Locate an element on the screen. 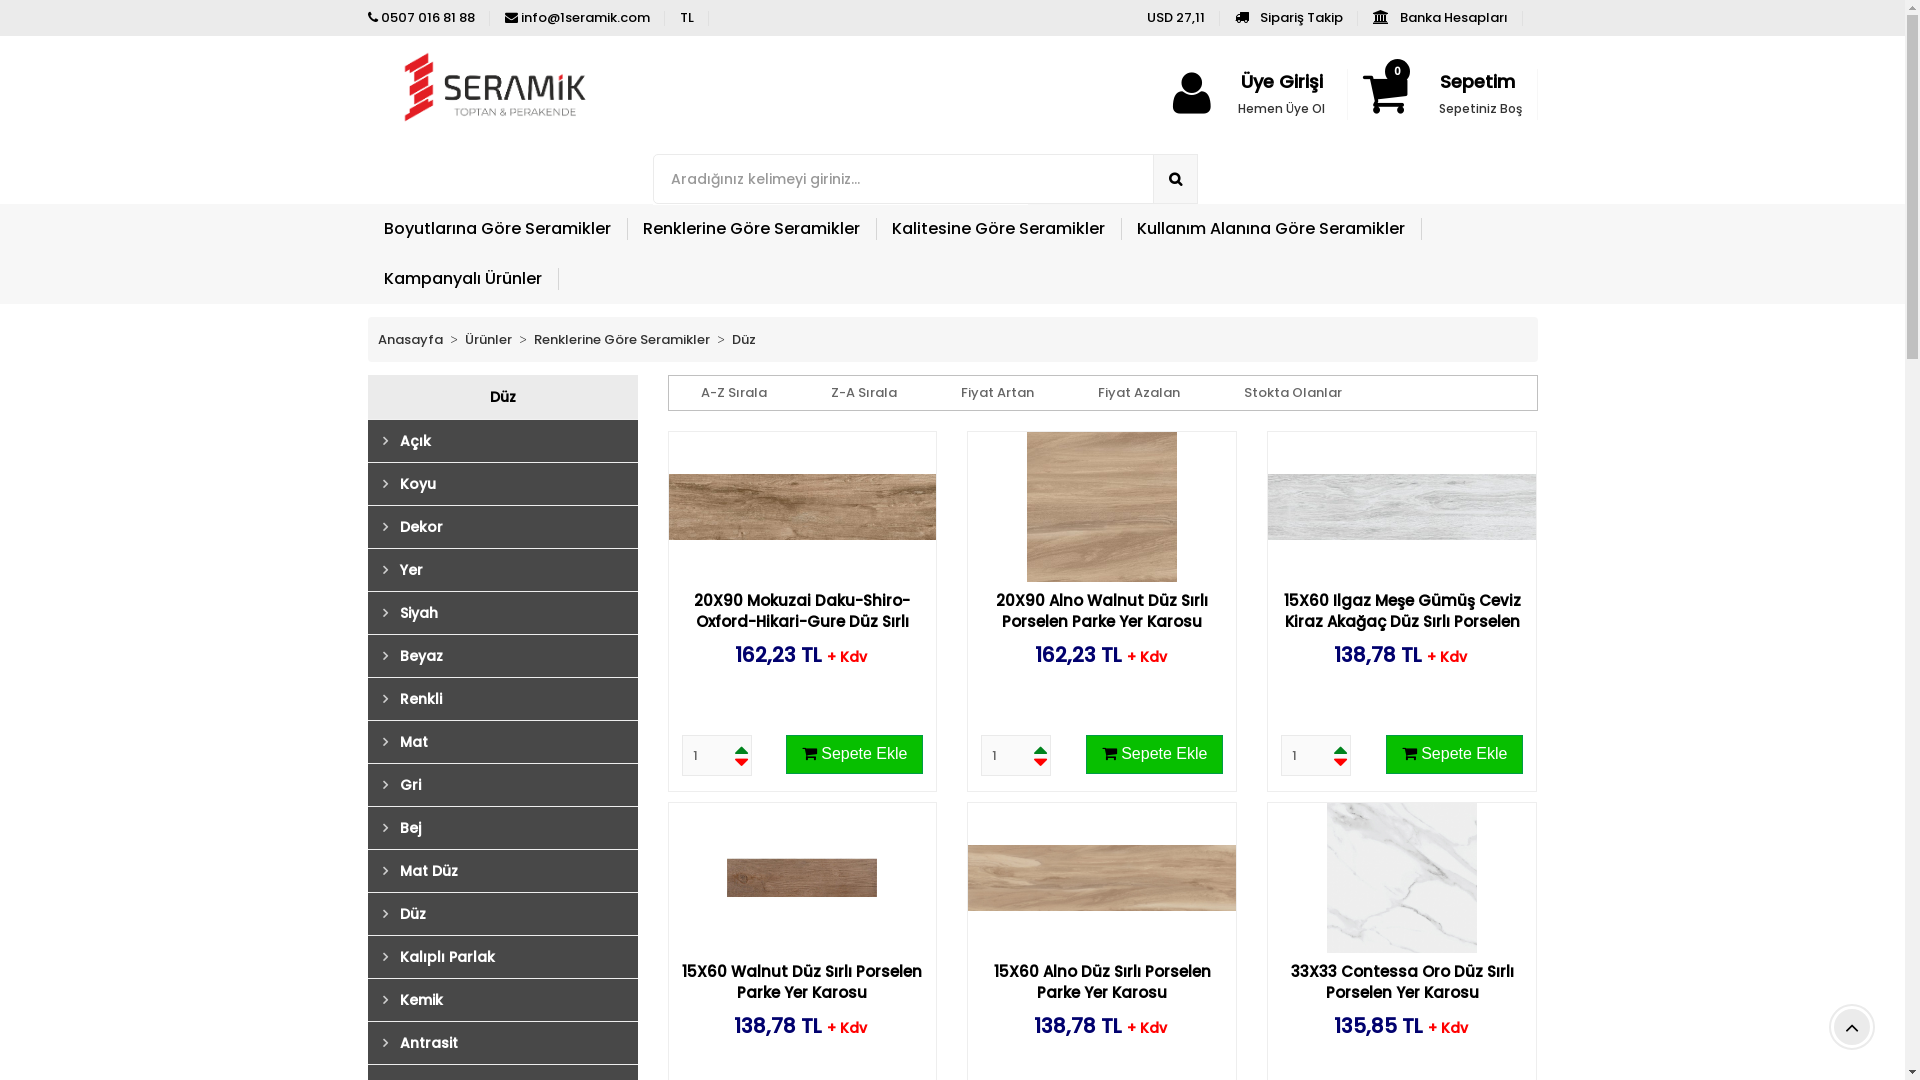  'Sepete Ekle' is located at coordinates (1454, 754).